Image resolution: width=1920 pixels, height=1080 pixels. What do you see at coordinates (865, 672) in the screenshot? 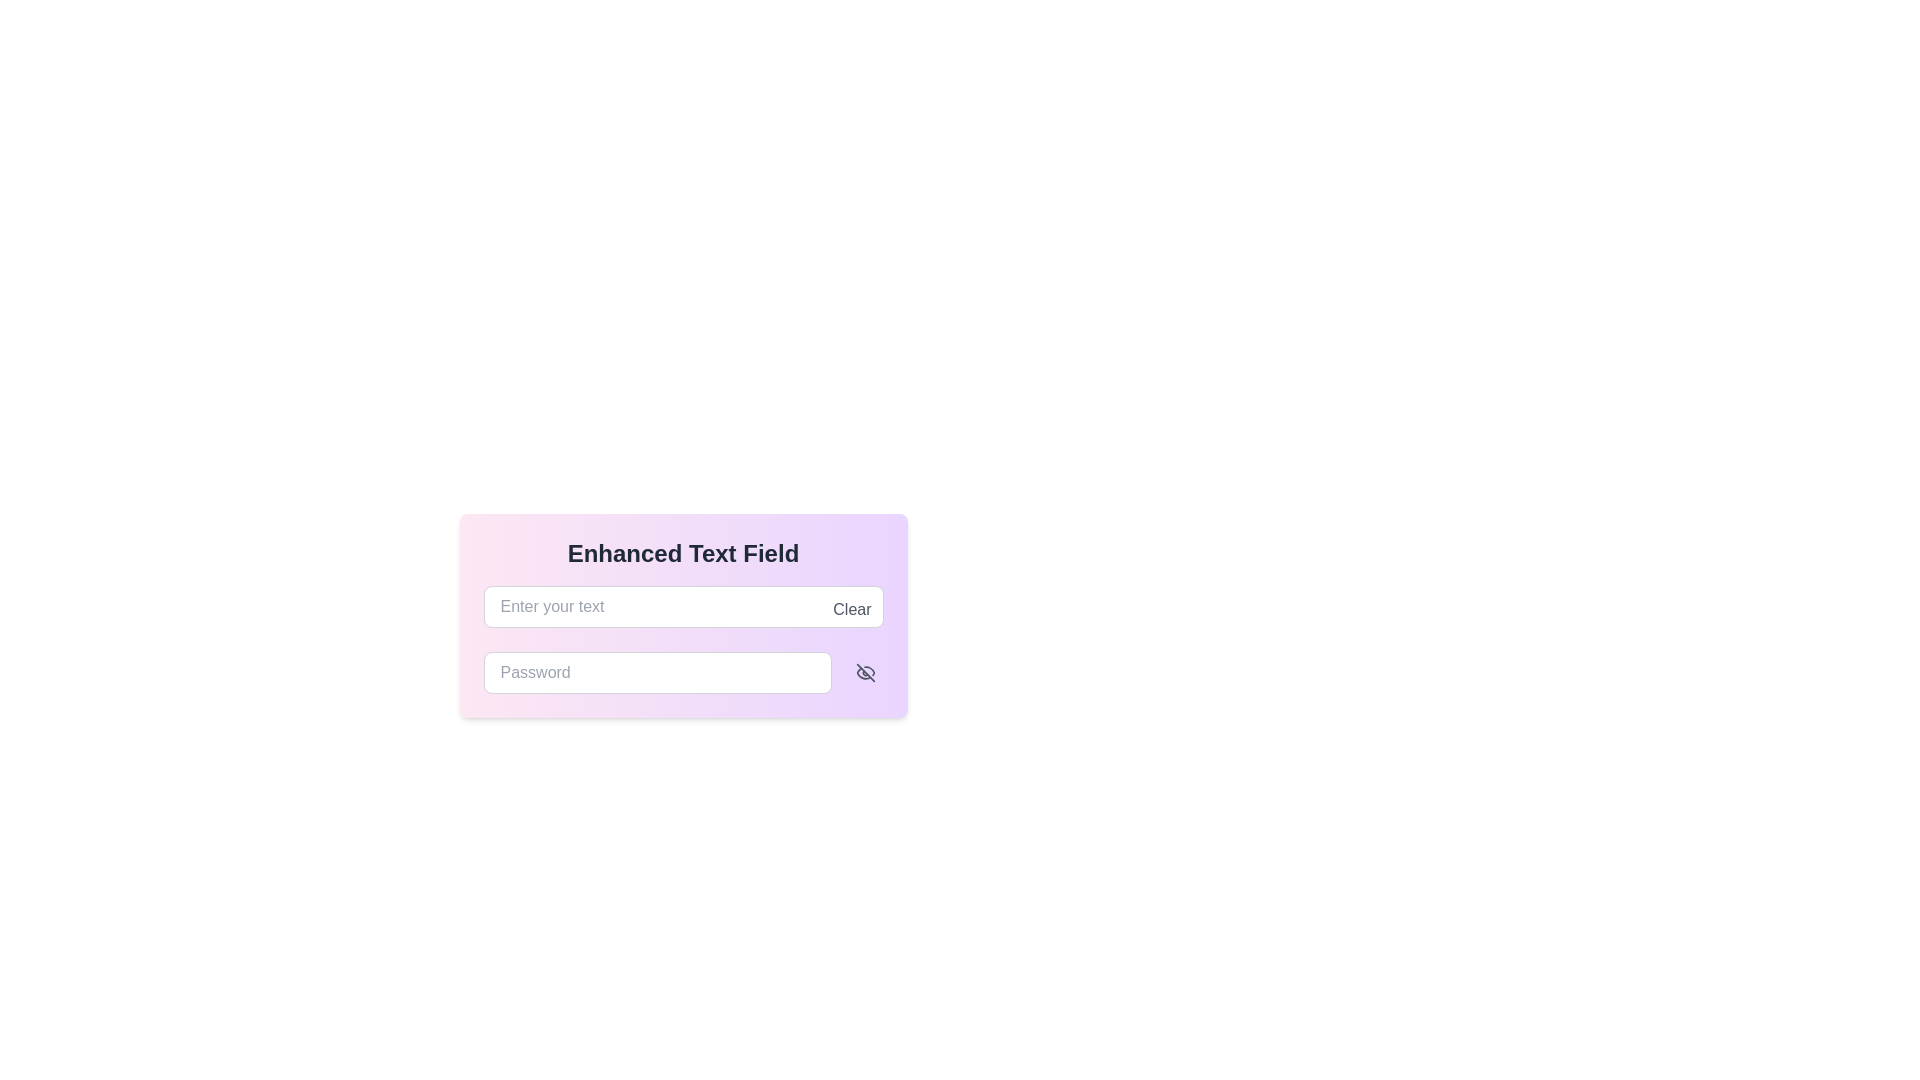
I see `the SVG-based eye icon with a diagonal line crossing through it, used for toggling visibility of sensitive input fields` at bounding box center [865, 672].